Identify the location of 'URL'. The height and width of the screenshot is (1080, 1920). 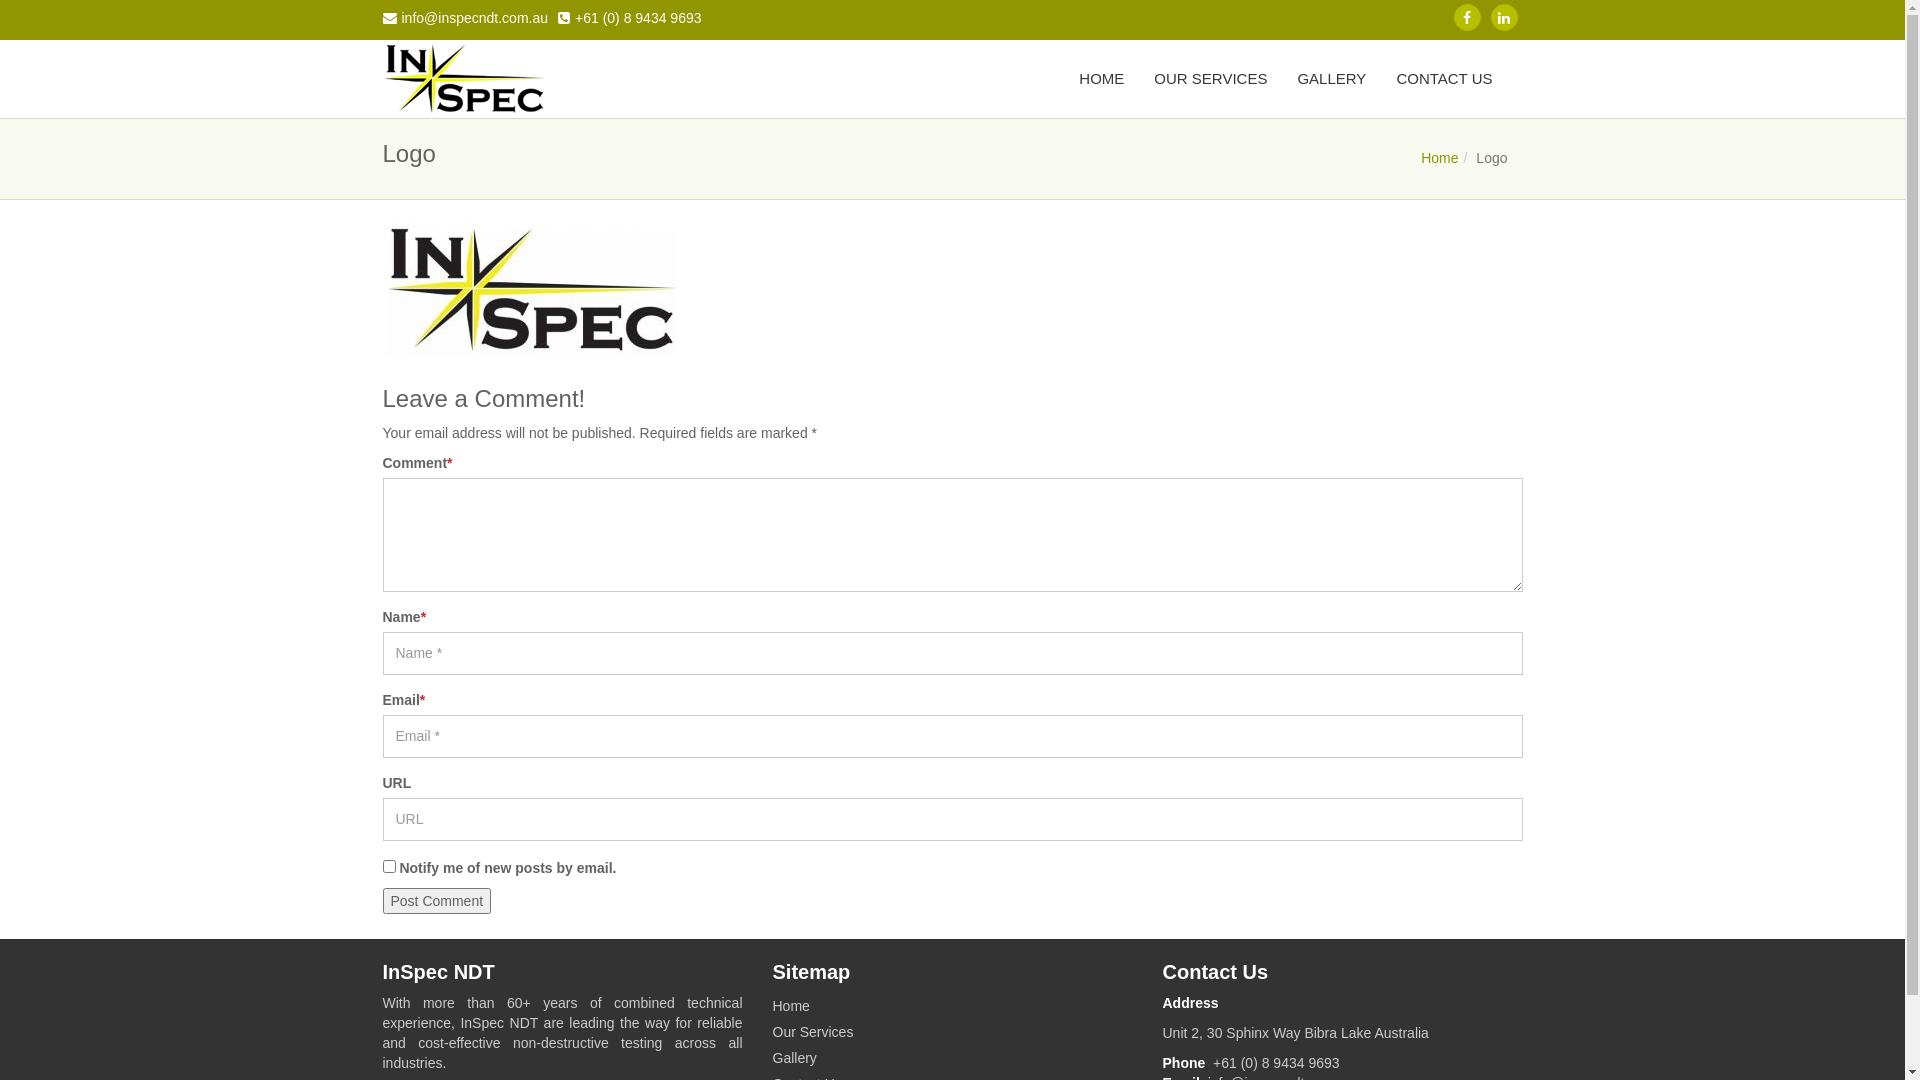
(382, 819).